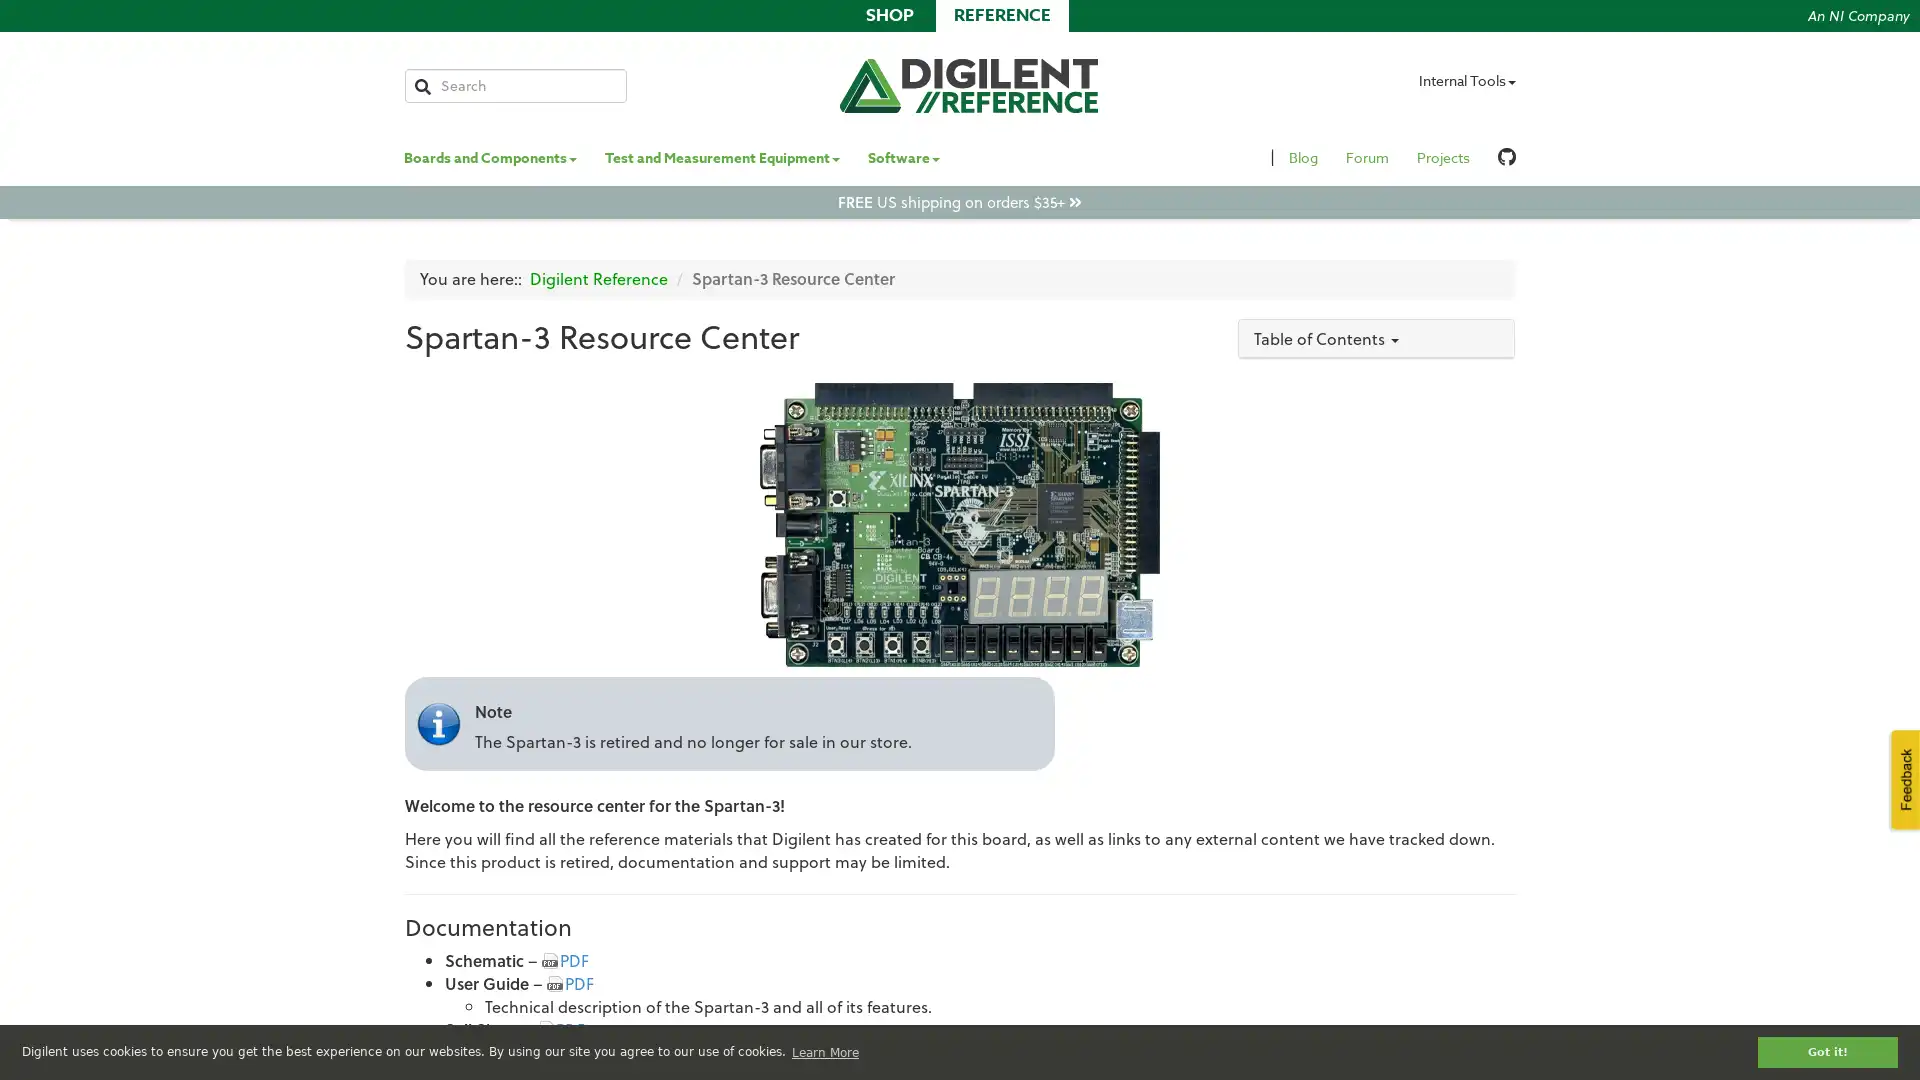  What do you see at coordinates (825, 1051) in the screenshot?
I see `learn more about cookies` at bounding box center [825, 1051].